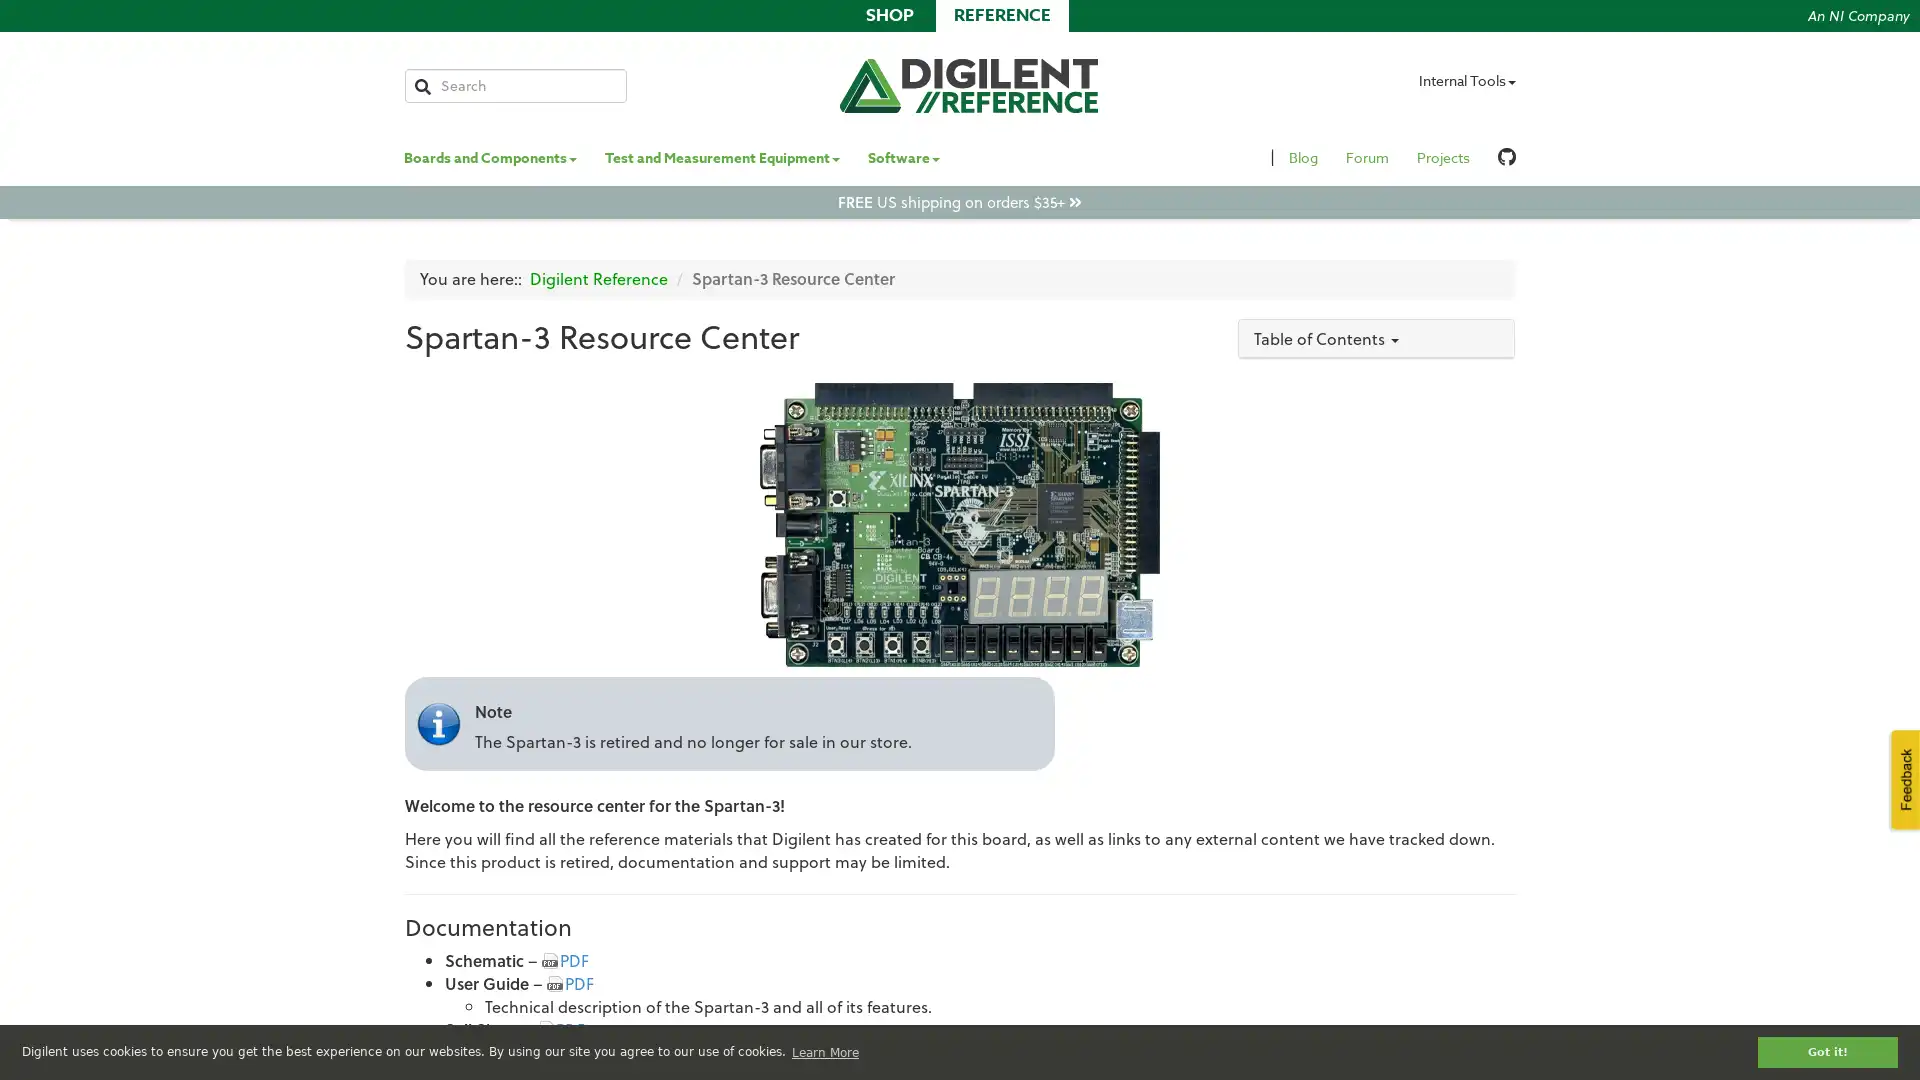  What do you see at coordinates (825, 1051) in the screenshot?
I see `learn more about cookies` at bounding box center [825, 1051].